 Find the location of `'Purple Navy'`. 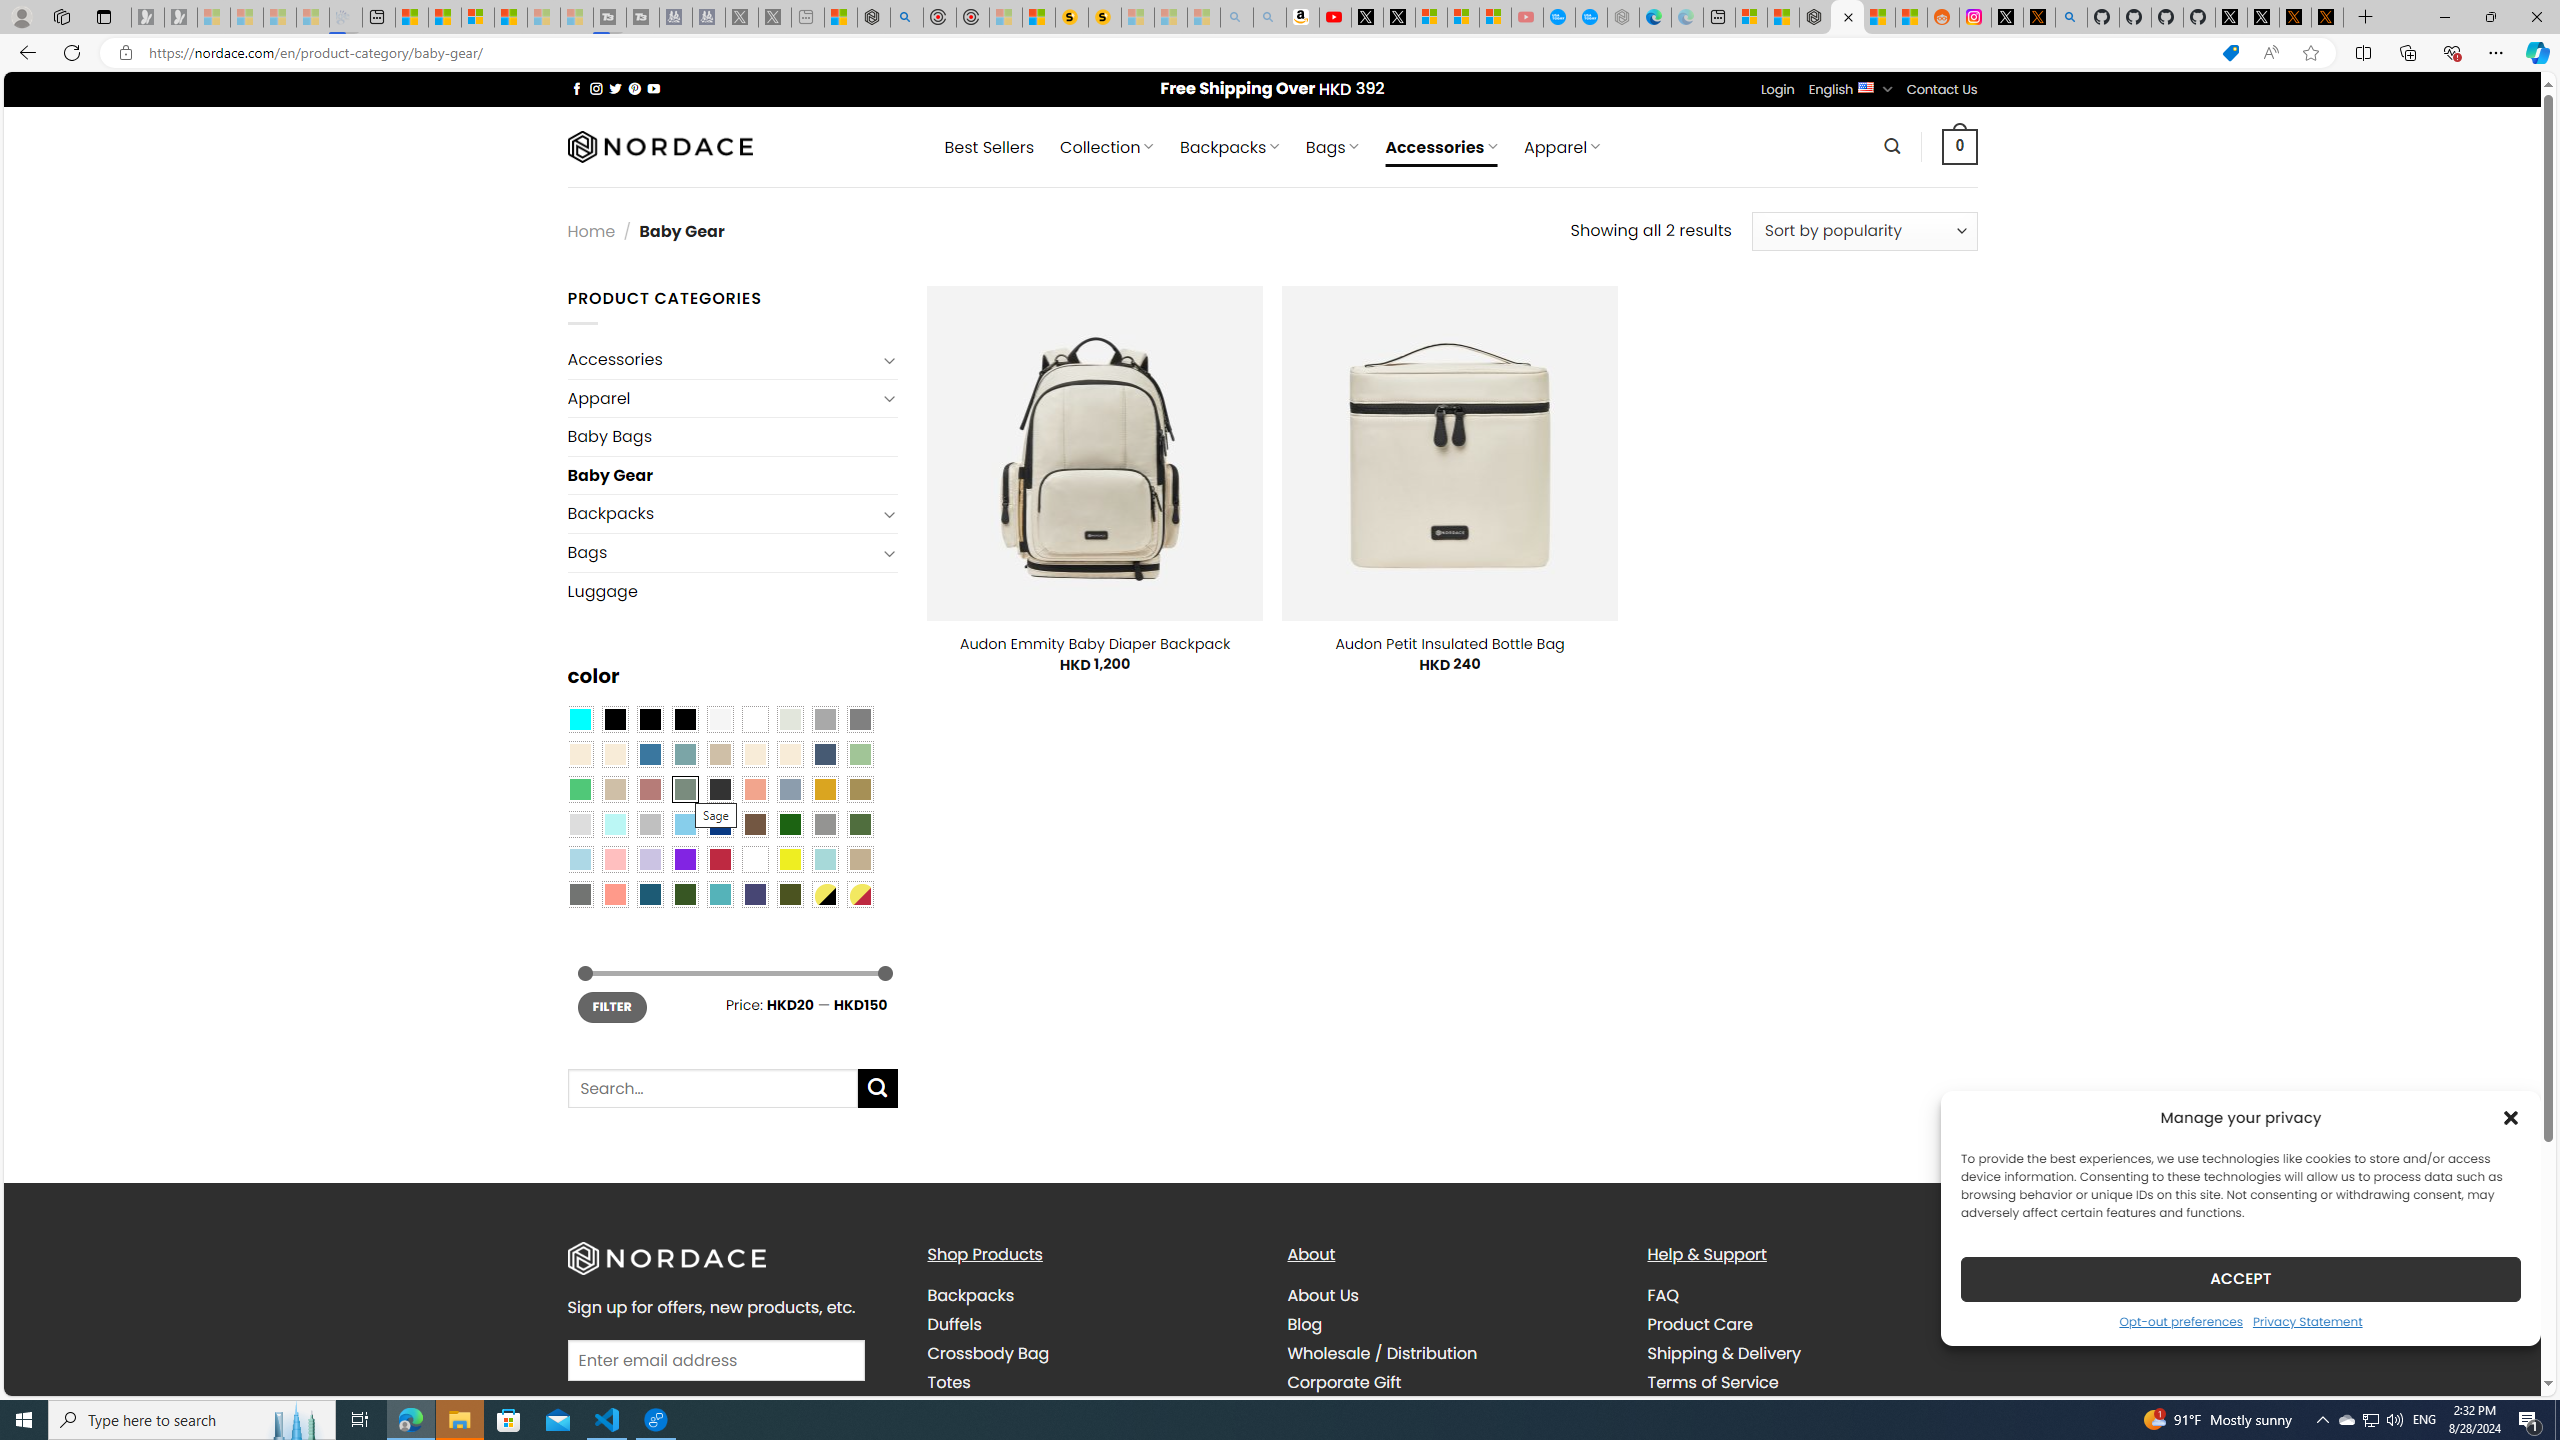

'Purple Navy' is located at coordinates (754, 893).